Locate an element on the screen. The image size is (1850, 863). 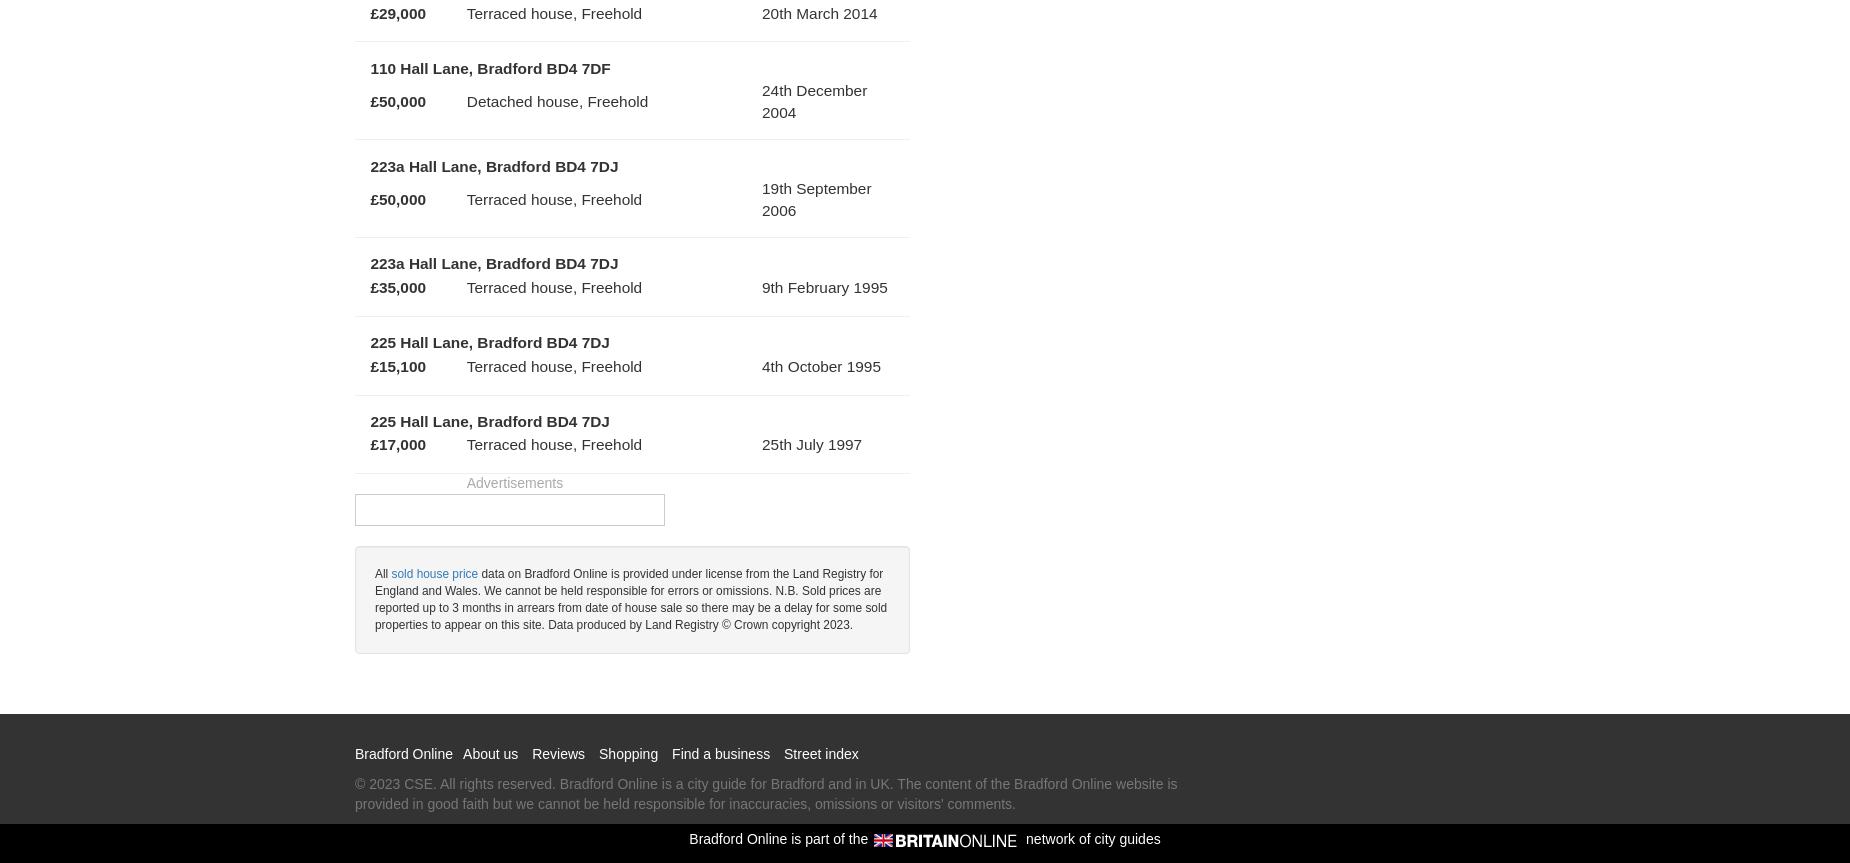
'25th July 1997' is located at coordinates (811, 443).